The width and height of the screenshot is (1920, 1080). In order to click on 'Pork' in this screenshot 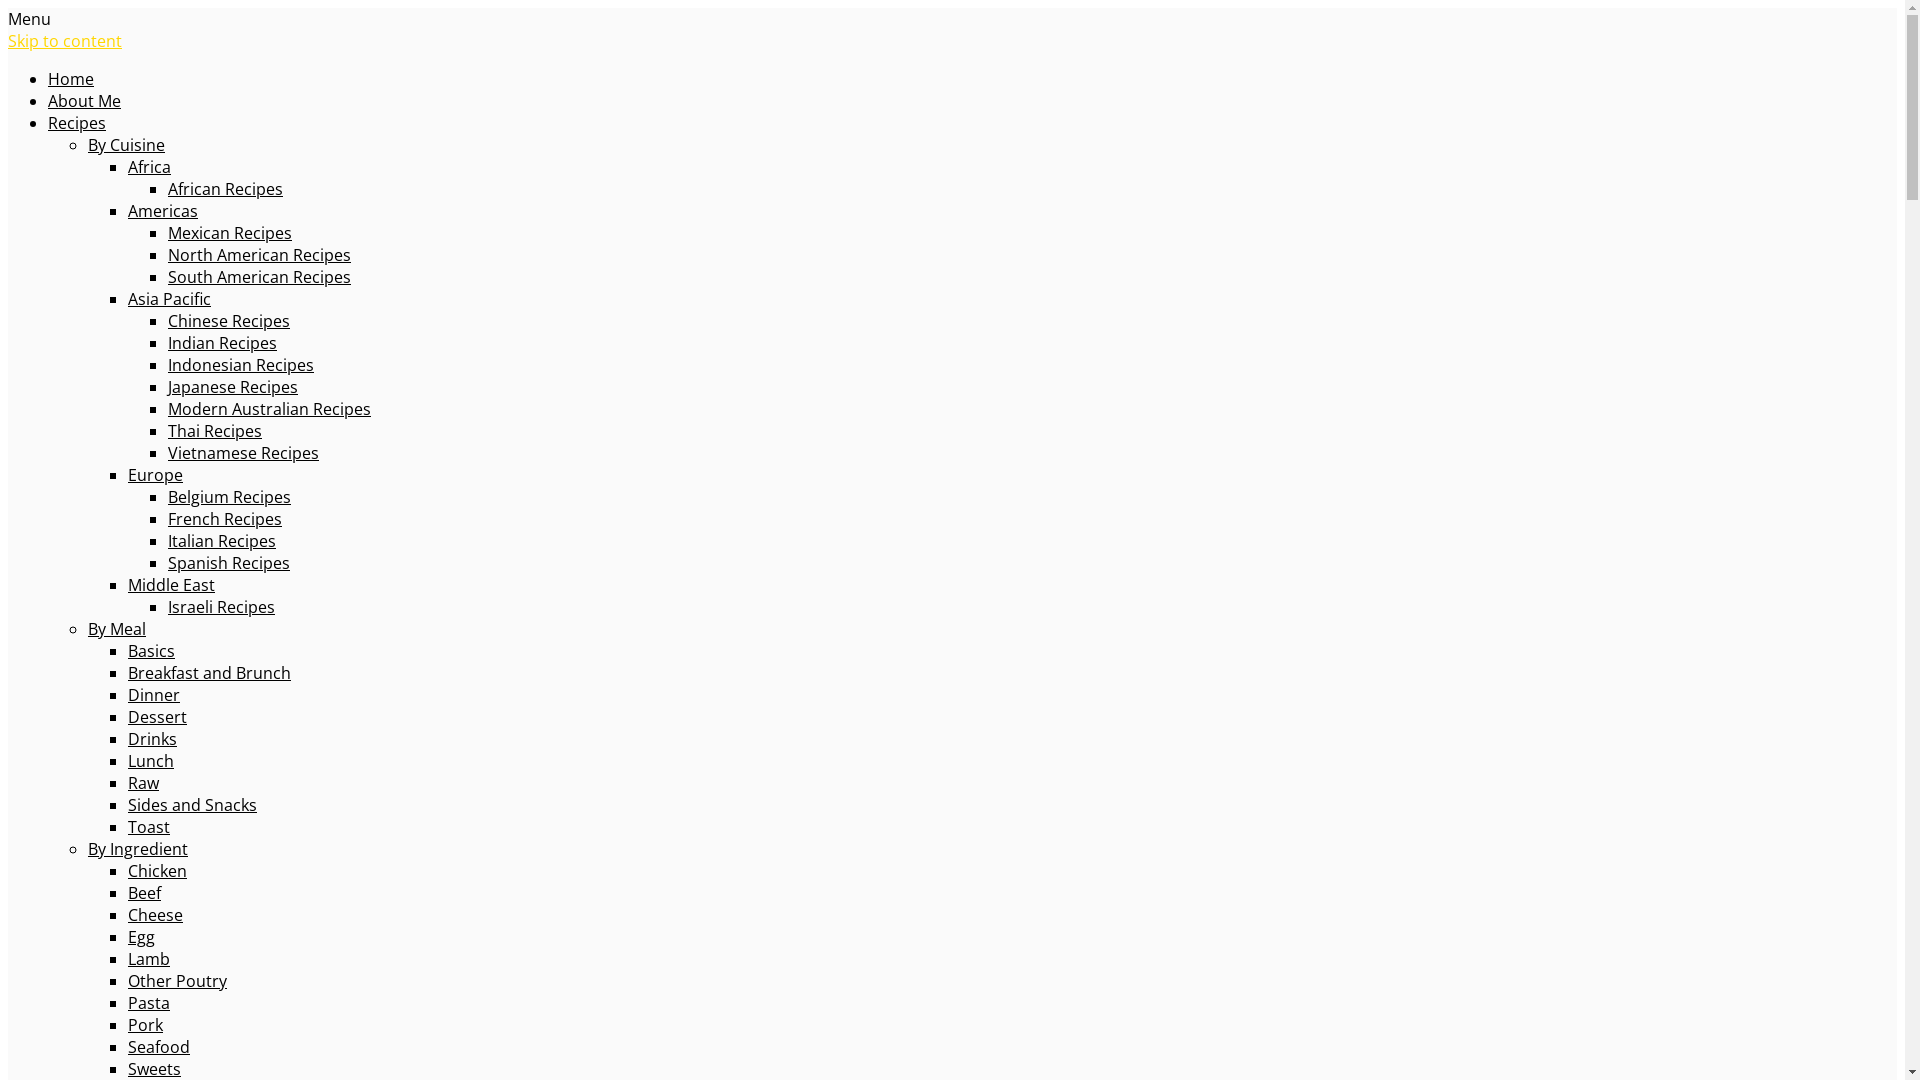, I will do `click(144, 1025)`.